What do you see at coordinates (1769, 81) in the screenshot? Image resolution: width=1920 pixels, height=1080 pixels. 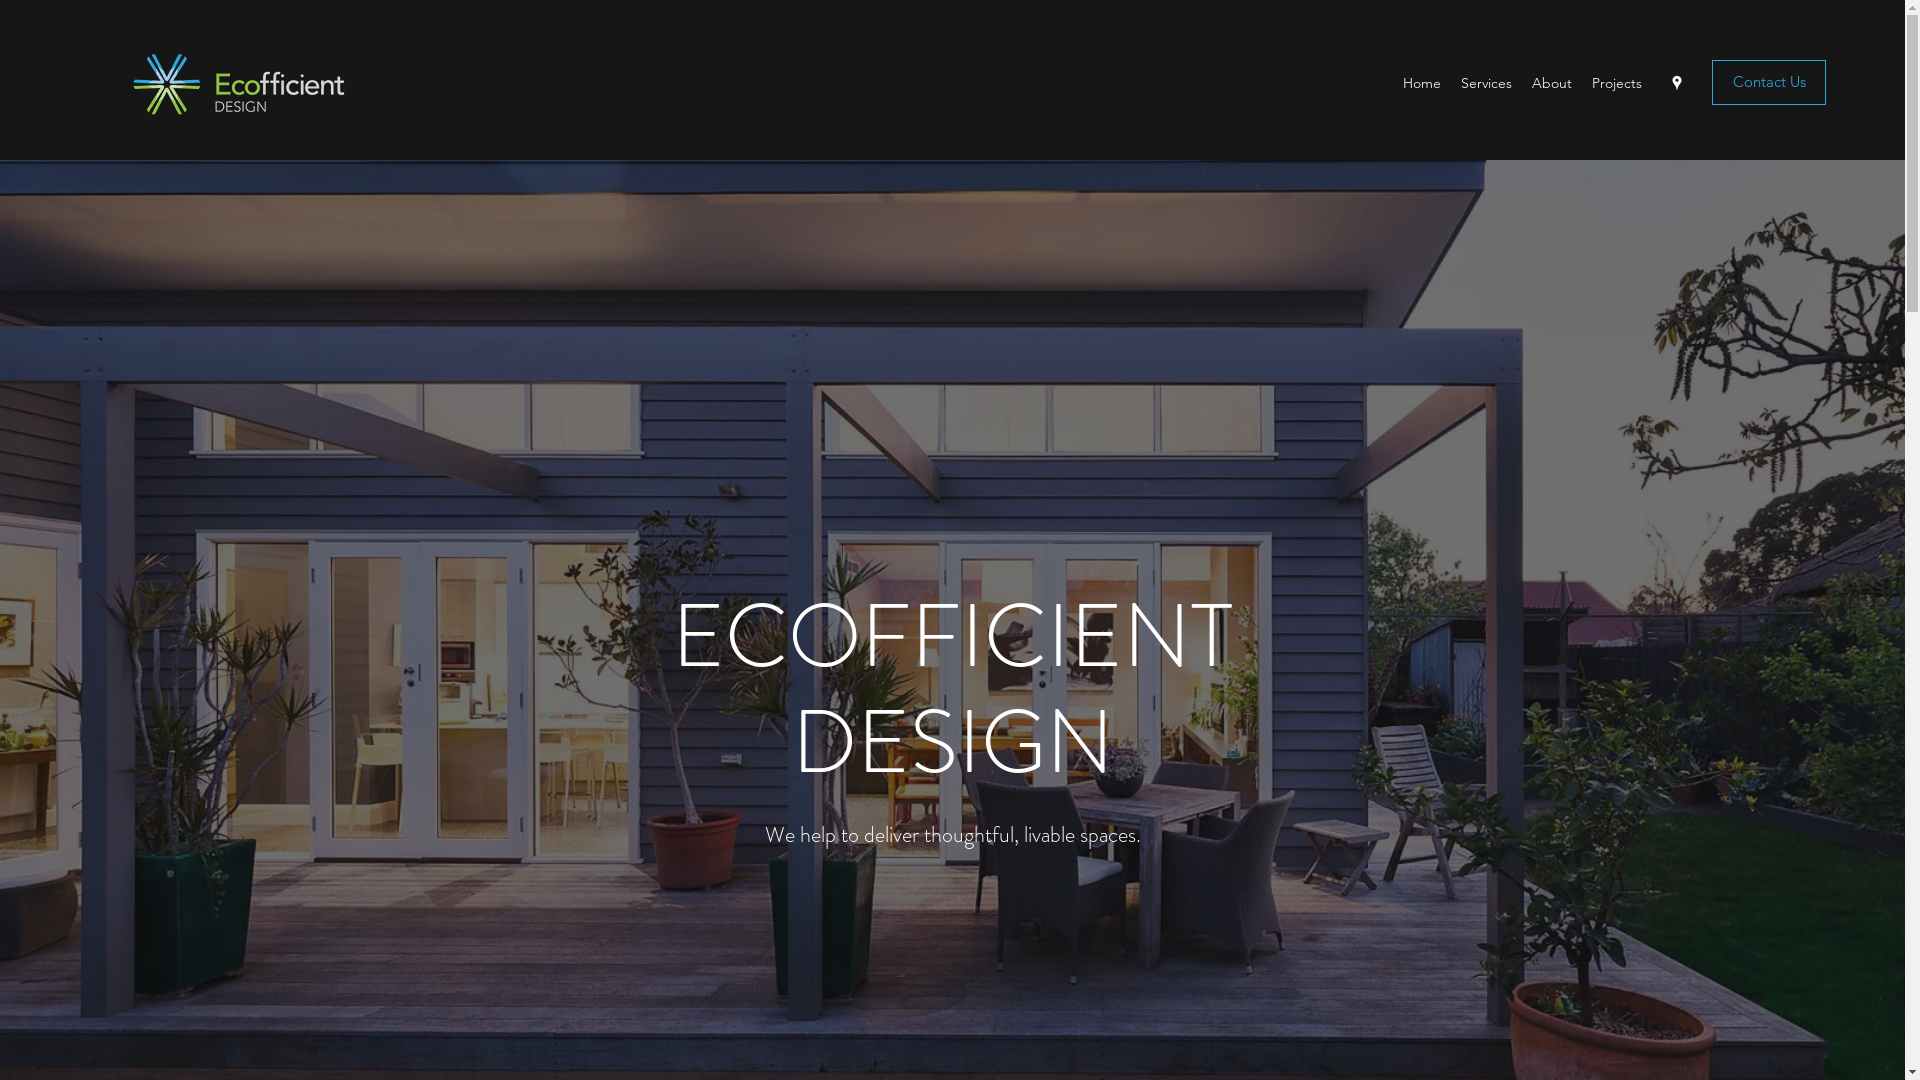 I see `'Contact Us'` at bounding box center [1769, 81].